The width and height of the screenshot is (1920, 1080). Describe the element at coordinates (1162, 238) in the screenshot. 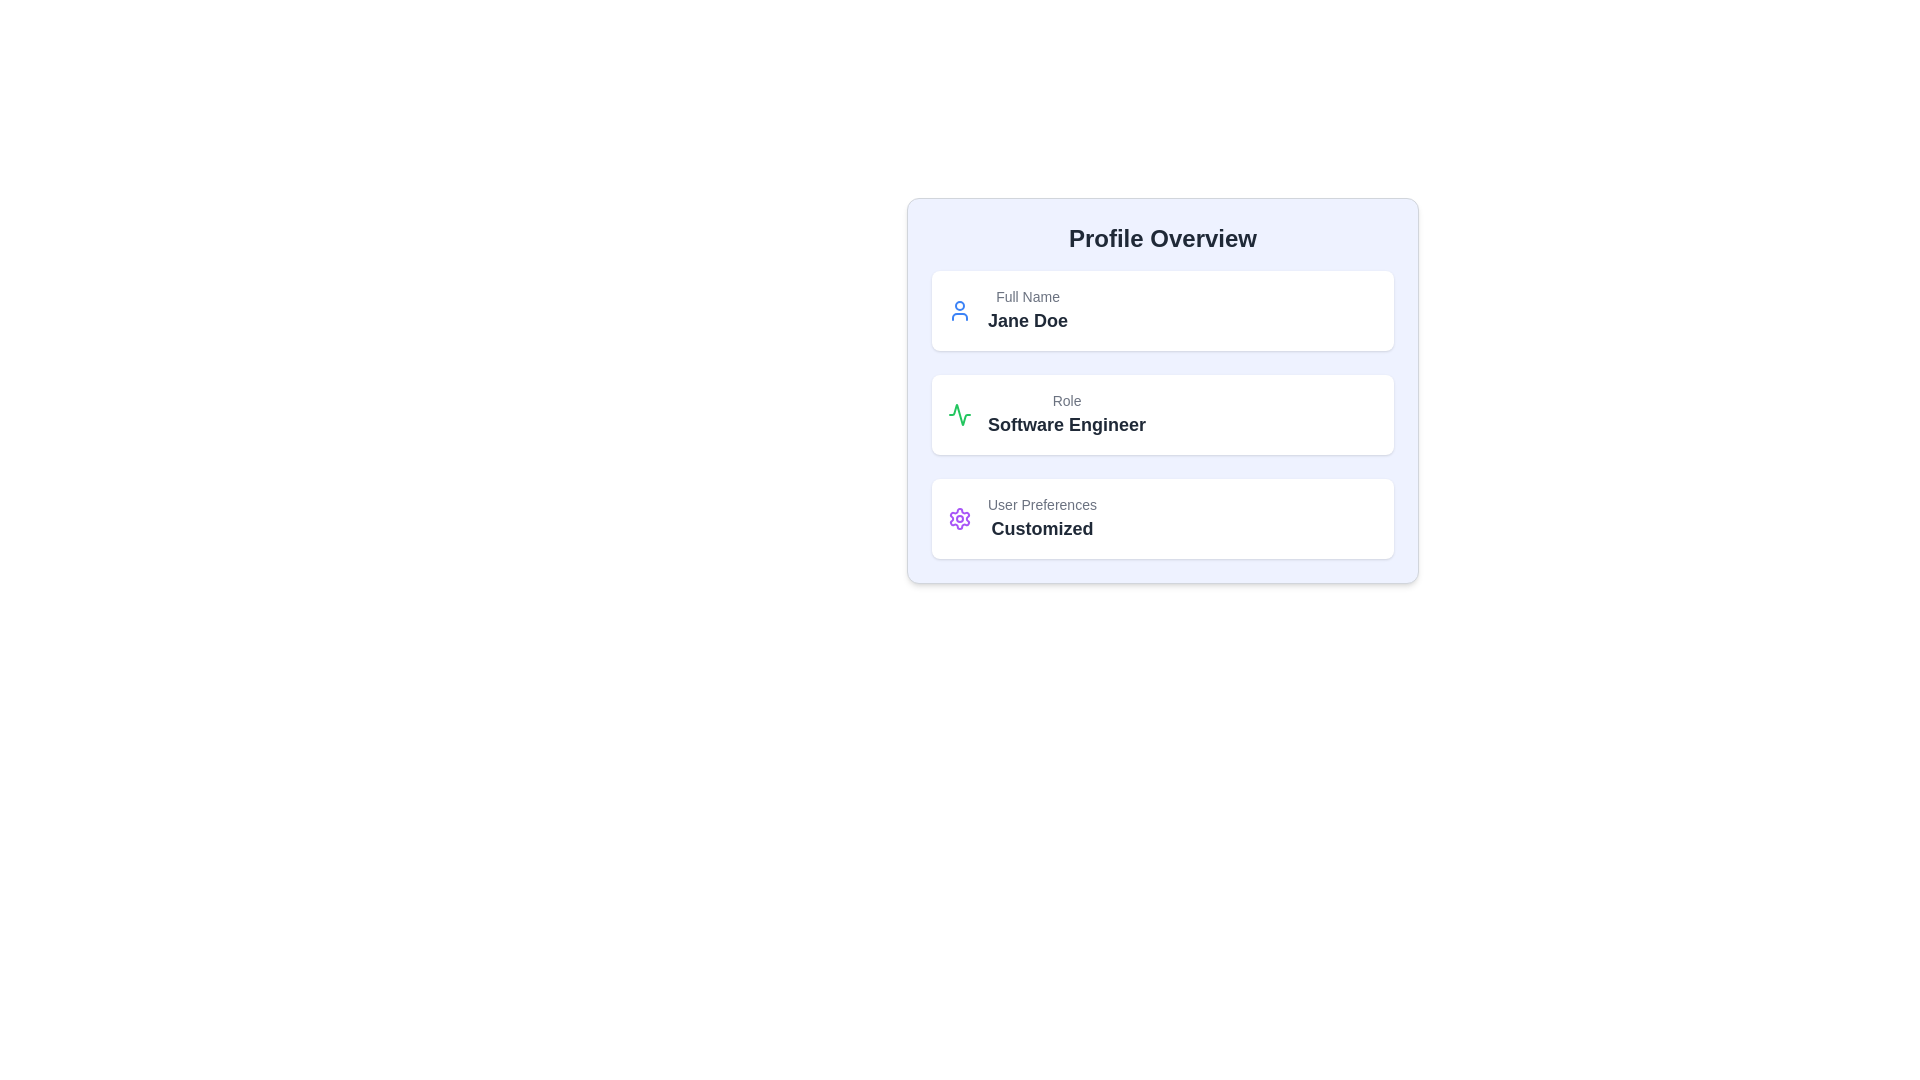

I see `header text element located at the top of the profile summary card, which indicates the card's content` at that location.